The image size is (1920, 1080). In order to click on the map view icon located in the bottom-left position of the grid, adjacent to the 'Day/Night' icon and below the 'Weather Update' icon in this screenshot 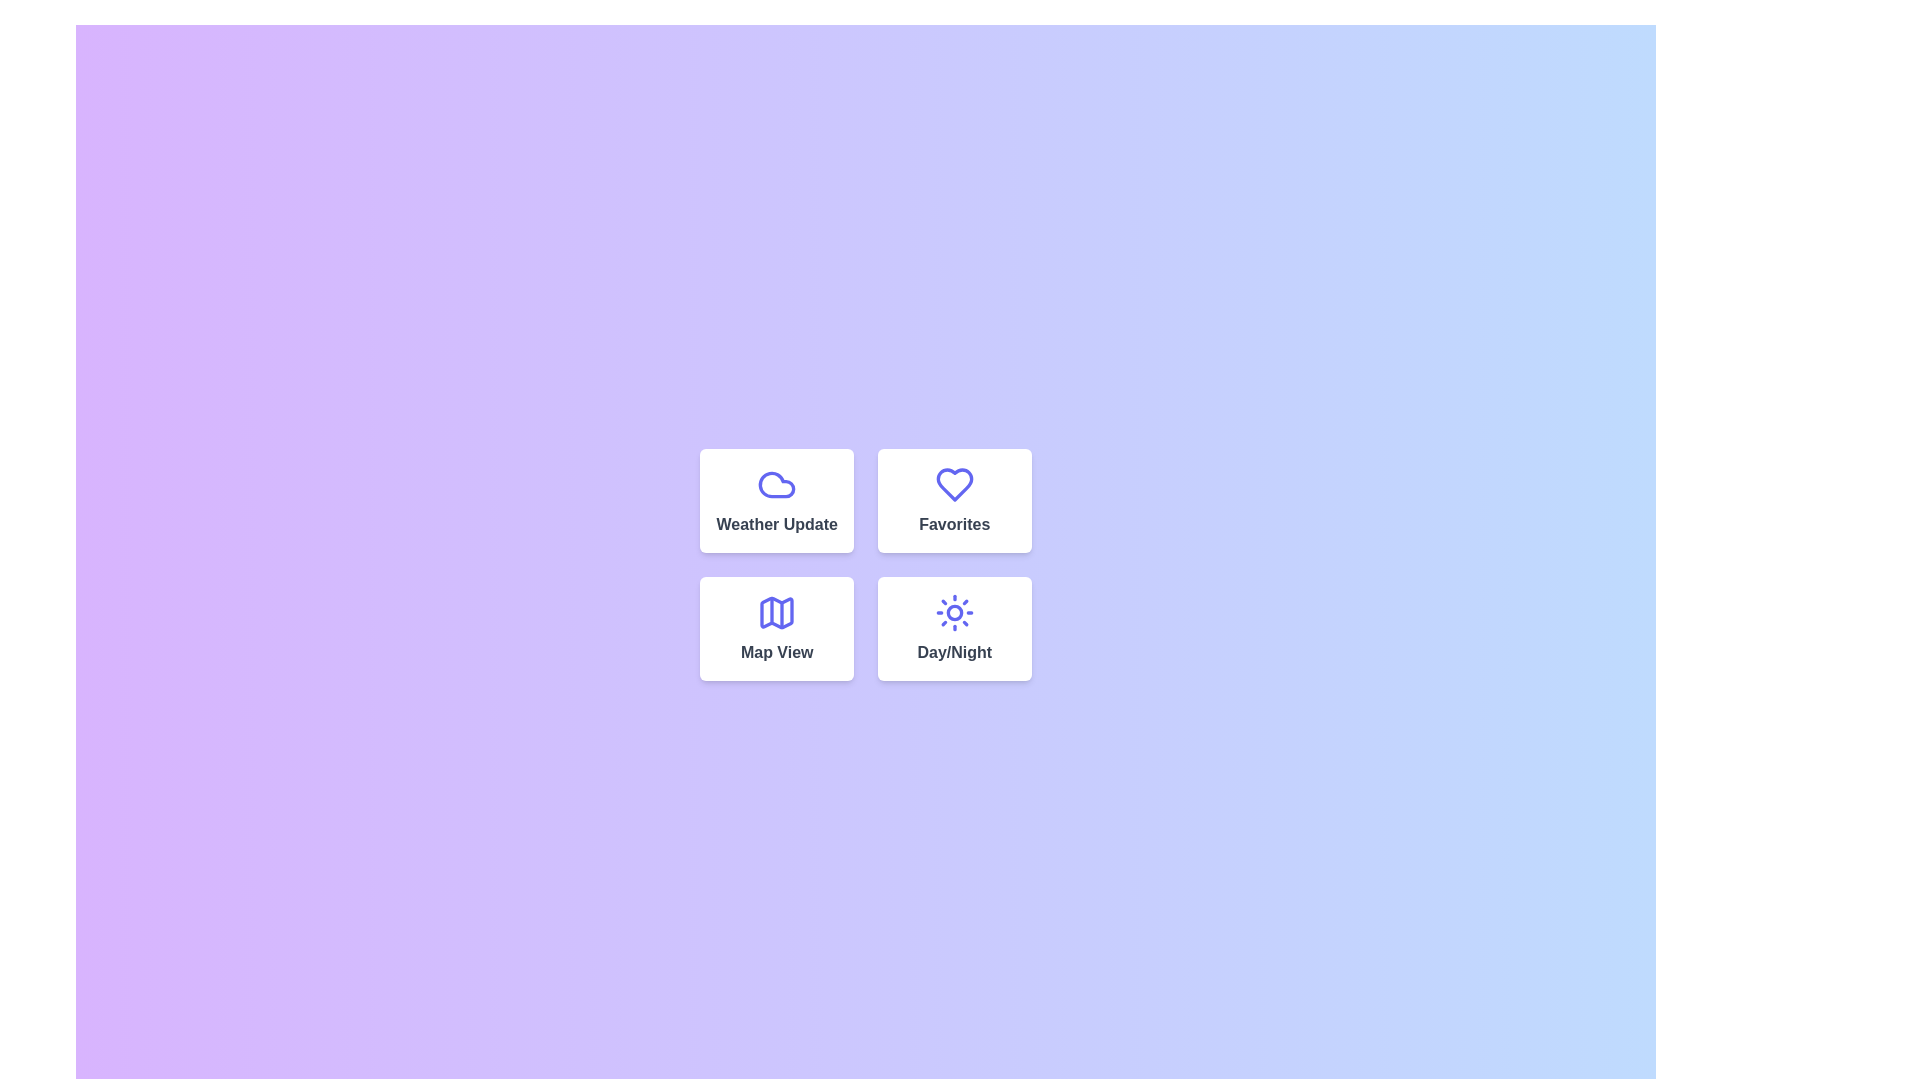, I will do `click(776, 612)`.